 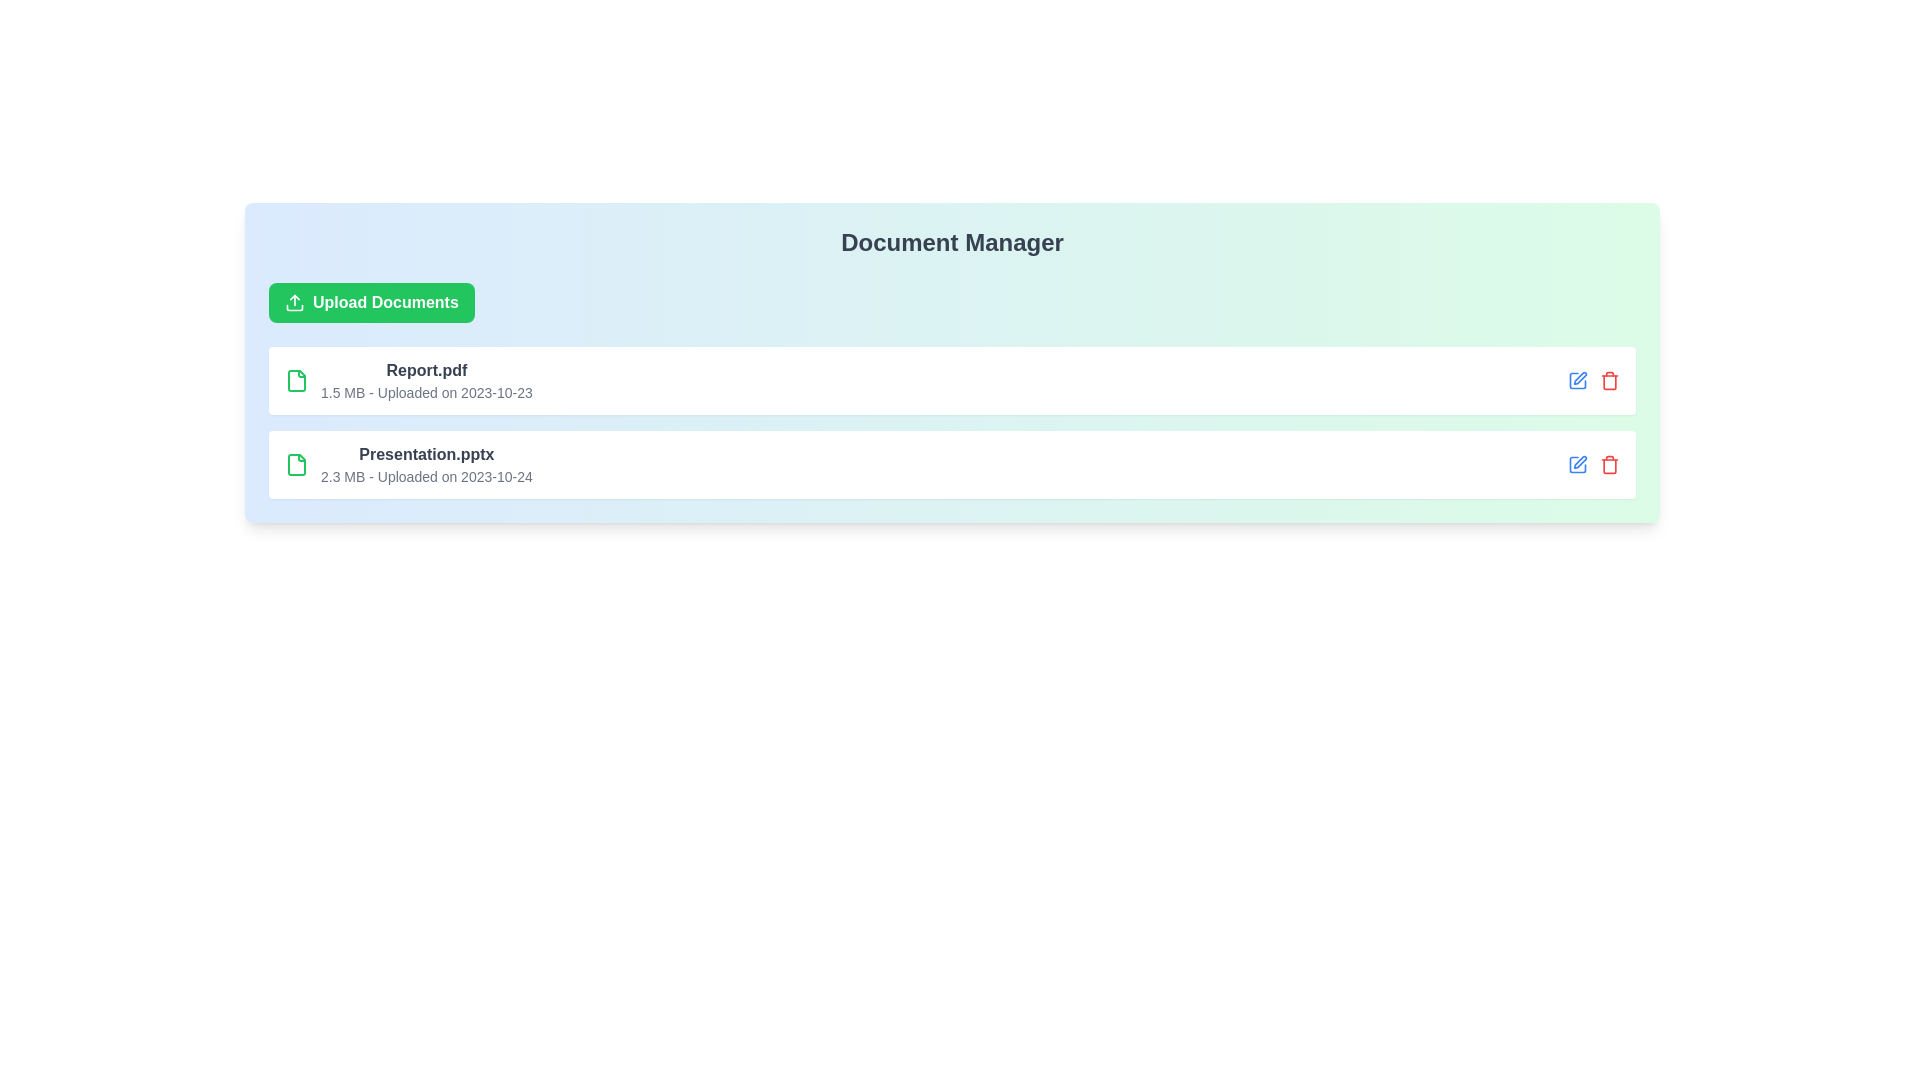 What do you see at coordinates (293, 308) in the screenshot?
I see `the bottom boundary line of the upload icon, which is part of the 'Upload Documents' button located near the top left of the document manager interface` at bounding box center [293, 308].